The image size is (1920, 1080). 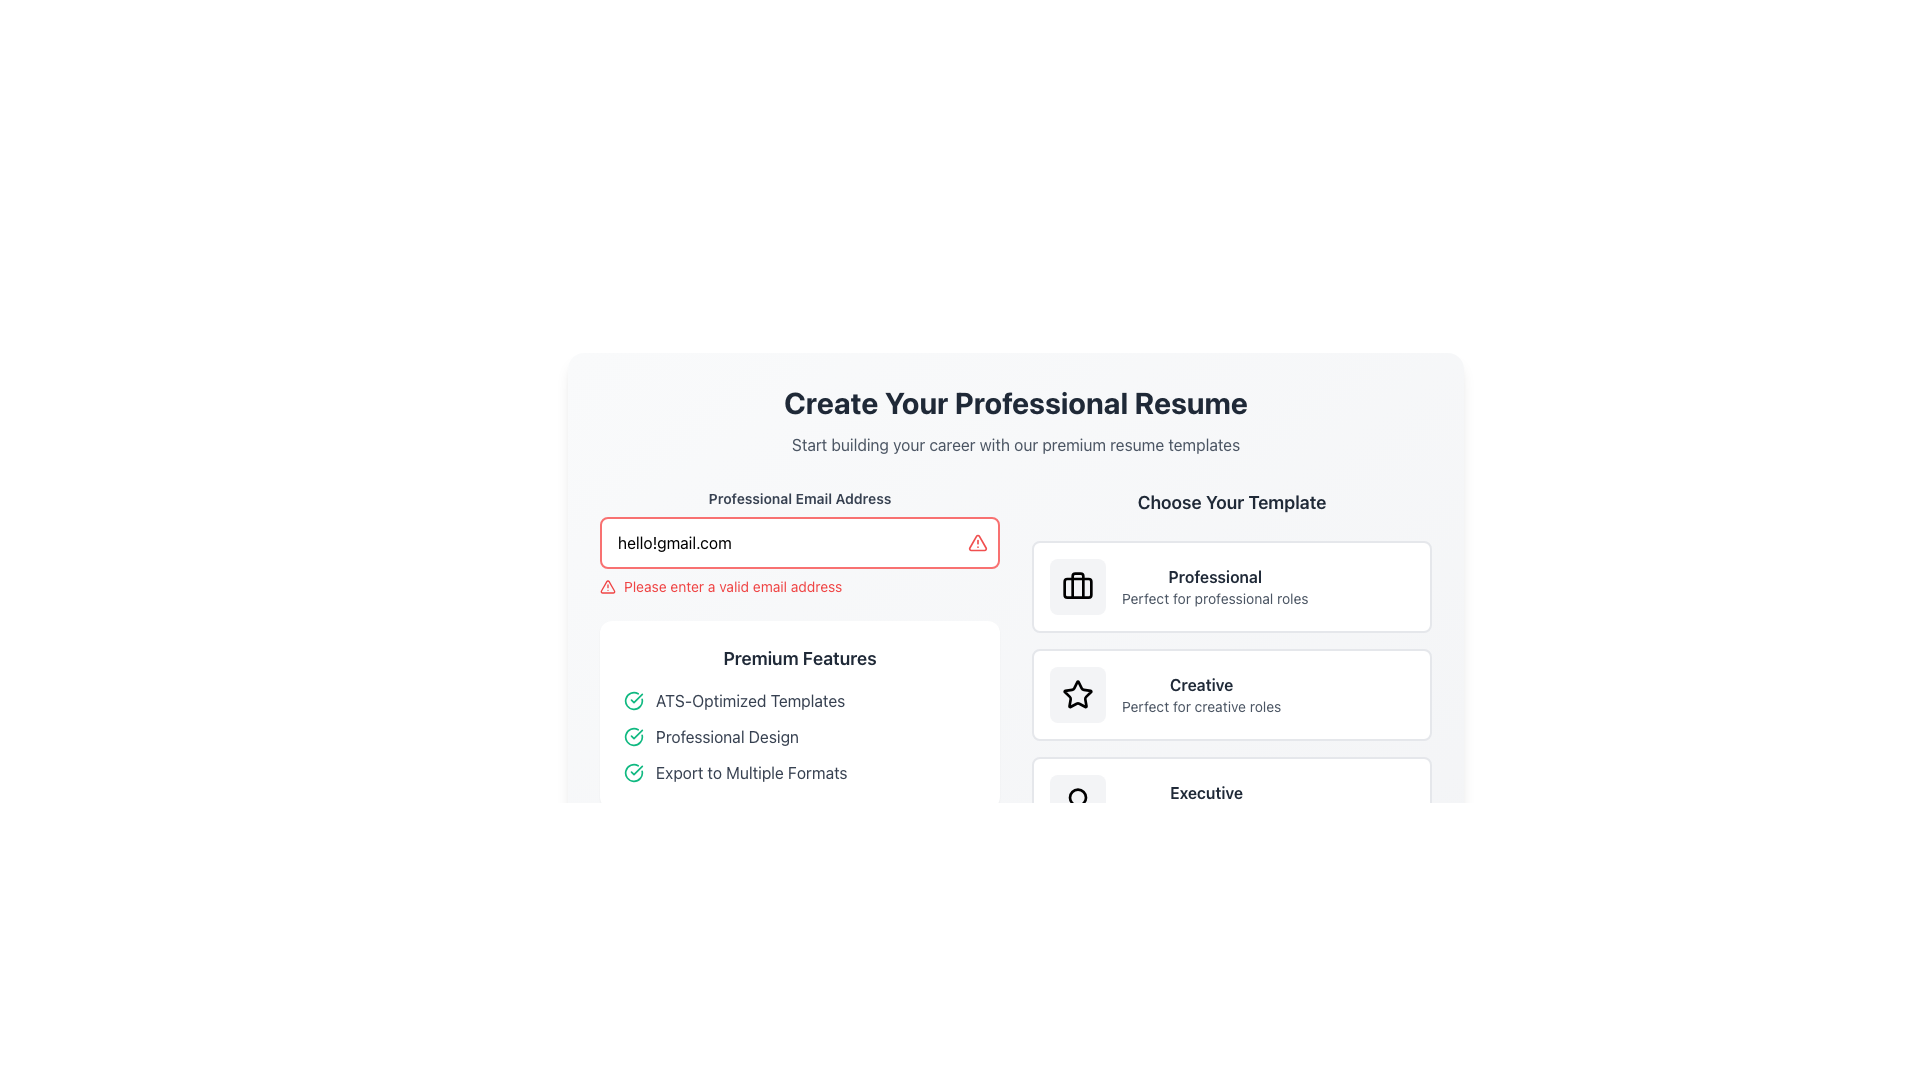 What do you see at coordinates (1200, 705) in the screenshot?
I see `the informational Text label that provides supporting details about the 'Creative' category within the 'Choose Your Template' section, located below the 'Creative' label` at bounding box center [1200, 705].